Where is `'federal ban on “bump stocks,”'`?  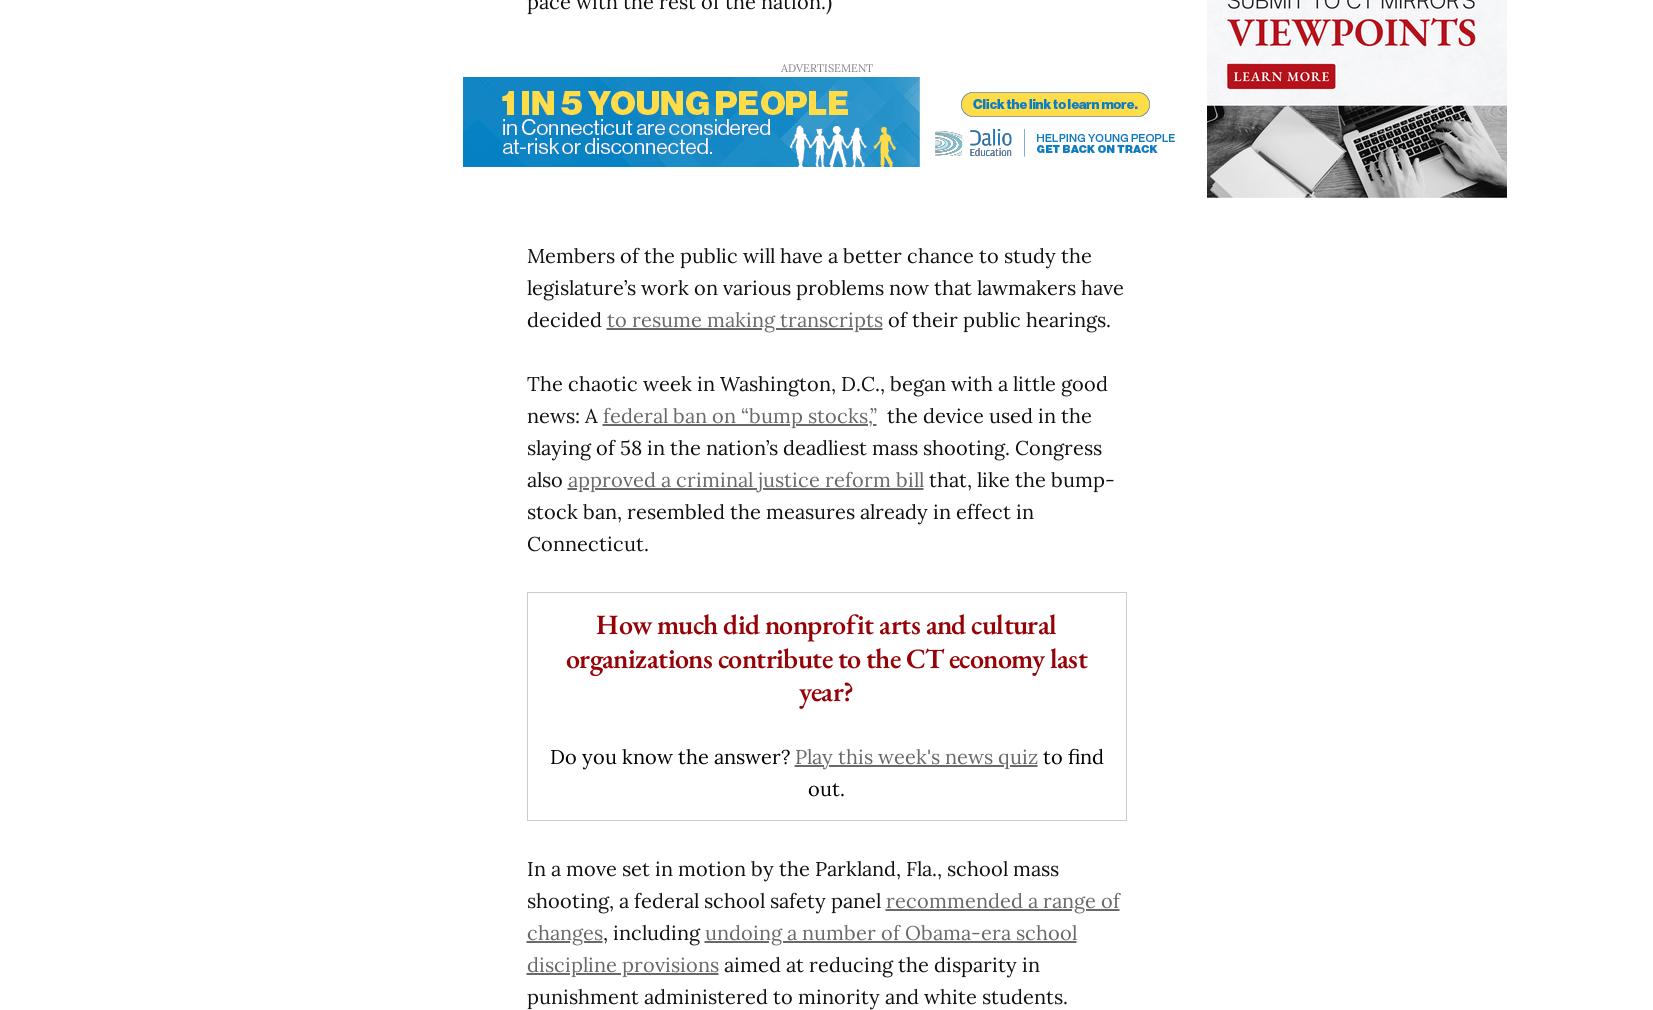 'federal ban on “bump stocks,”' is located at coordinates (601, 415).